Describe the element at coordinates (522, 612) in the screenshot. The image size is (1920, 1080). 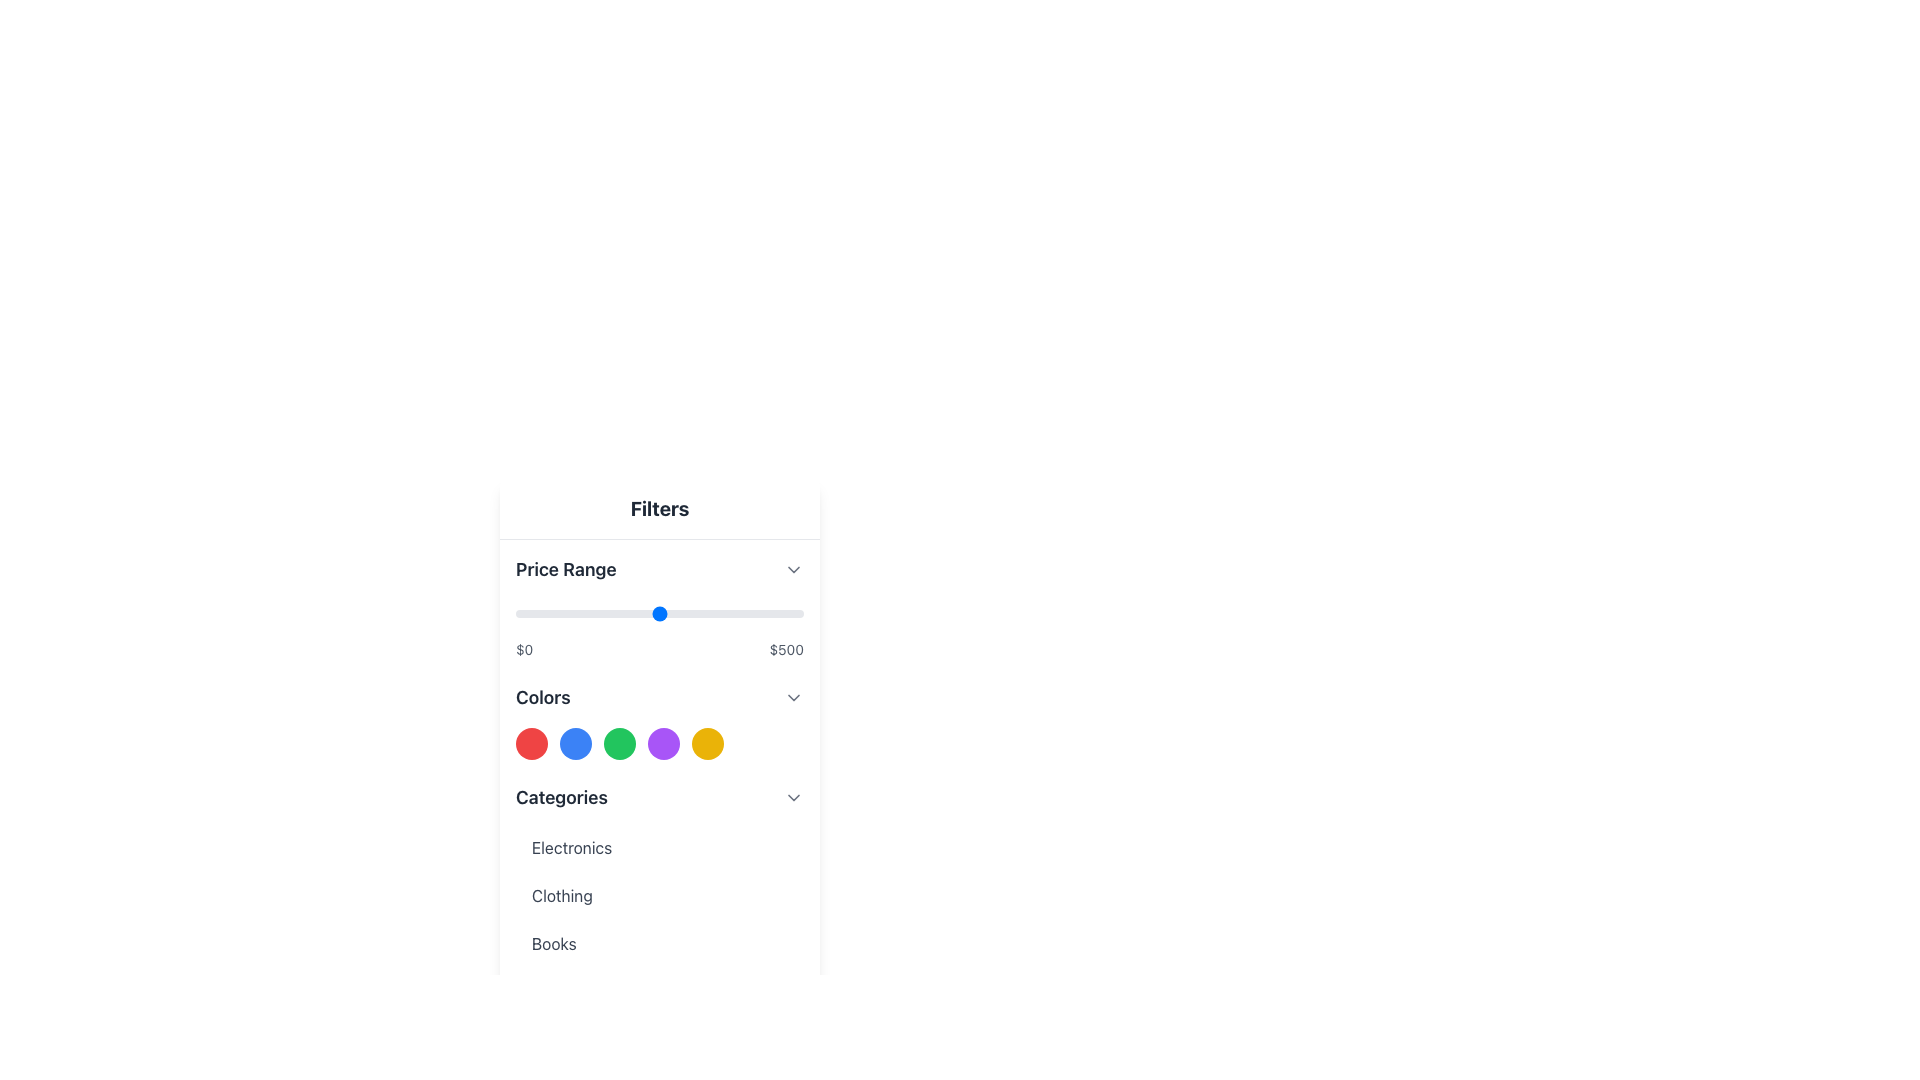
I see `the price range` at that location.